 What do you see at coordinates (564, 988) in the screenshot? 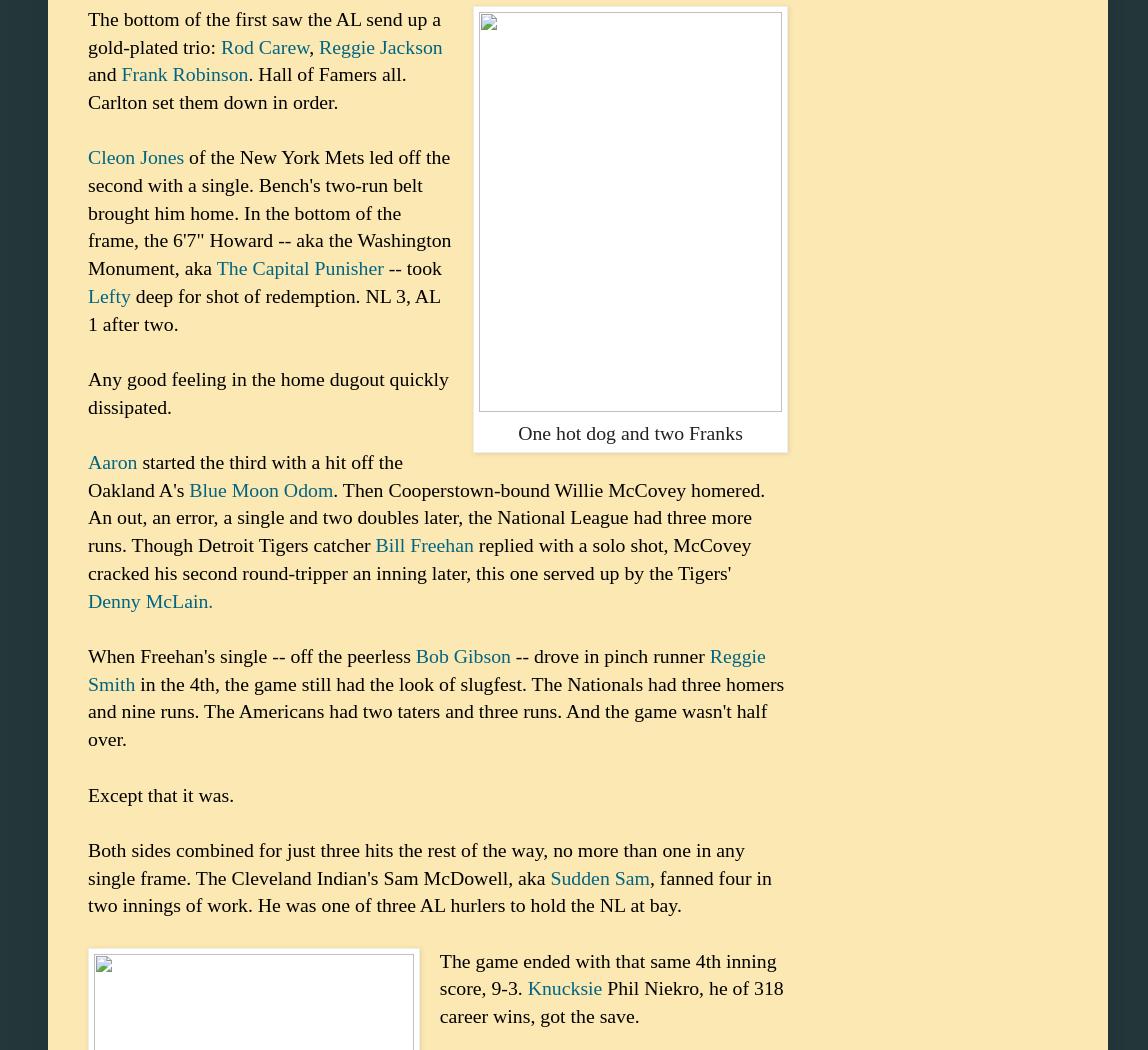
I see `'Knucksie'` at bounding box center [564, 988].